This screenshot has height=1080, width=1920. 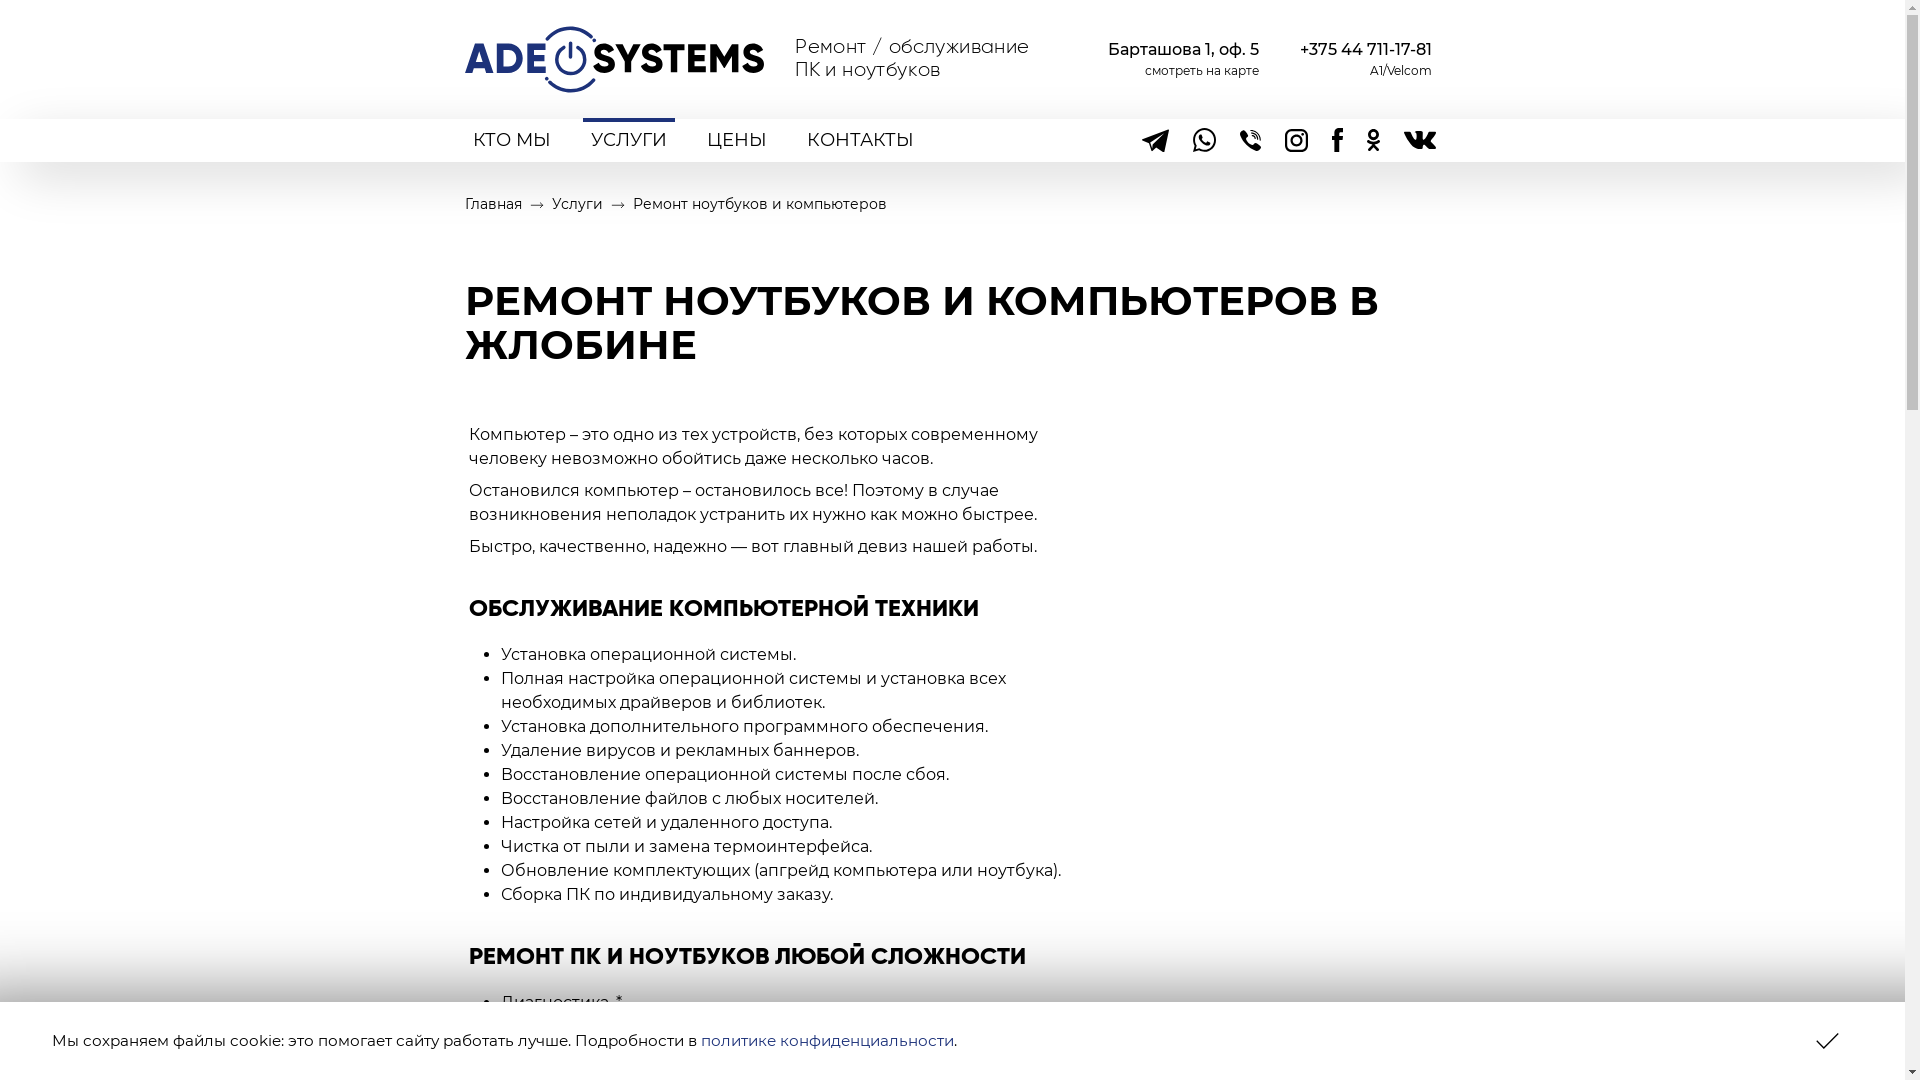 What do you see at coordinates (1365, 48) in the screenshot?
I see `'+375 44 711-17-81'` at bounding box center [1365, 48].